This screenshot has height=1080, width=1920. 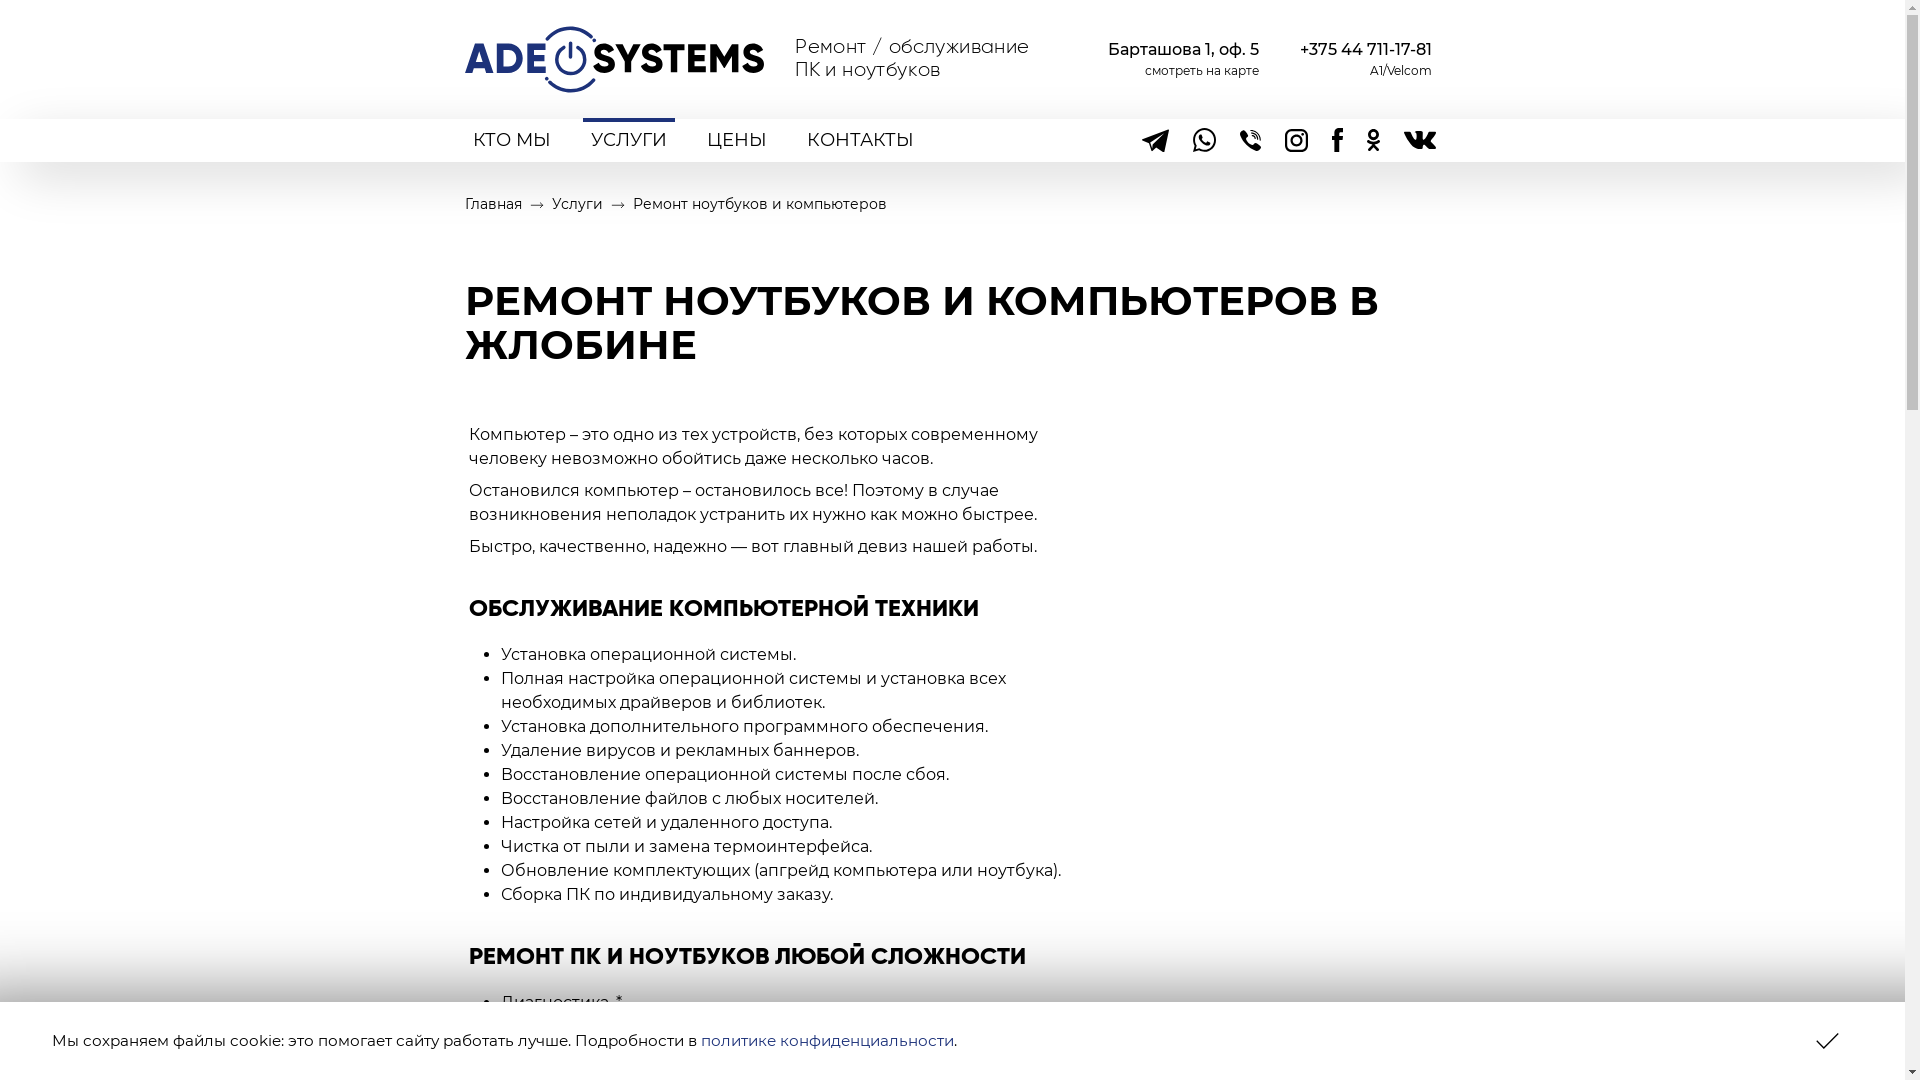 What do you see at coordinates (1365, 48) in the screenshot?
I see `'+375 44 711-17-81'` at bounding box center [1365, 48].